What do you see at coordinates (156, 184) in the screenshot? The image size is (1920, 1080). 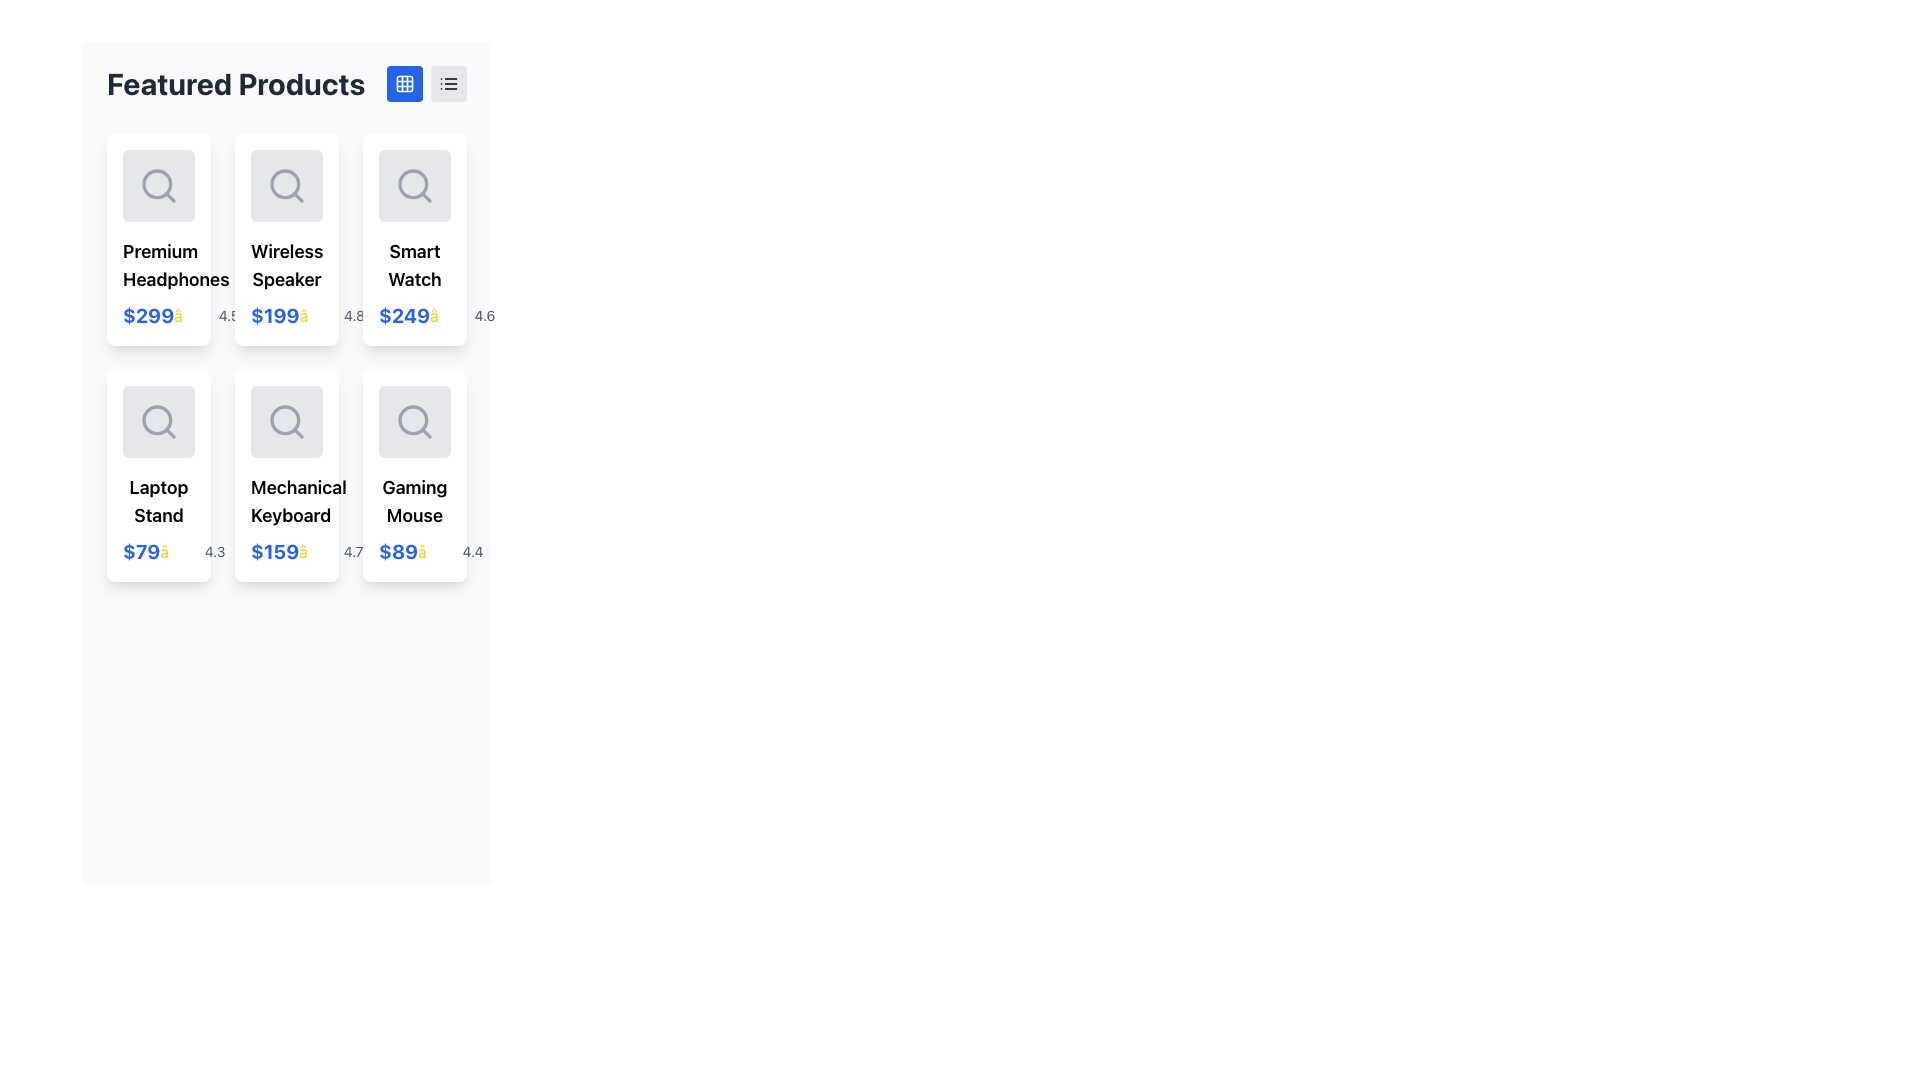 I see `the circular component of the magnifying glass icon in the top-left item of the grid representing 'Premium Headphones'` at bounding box center [156, 184].